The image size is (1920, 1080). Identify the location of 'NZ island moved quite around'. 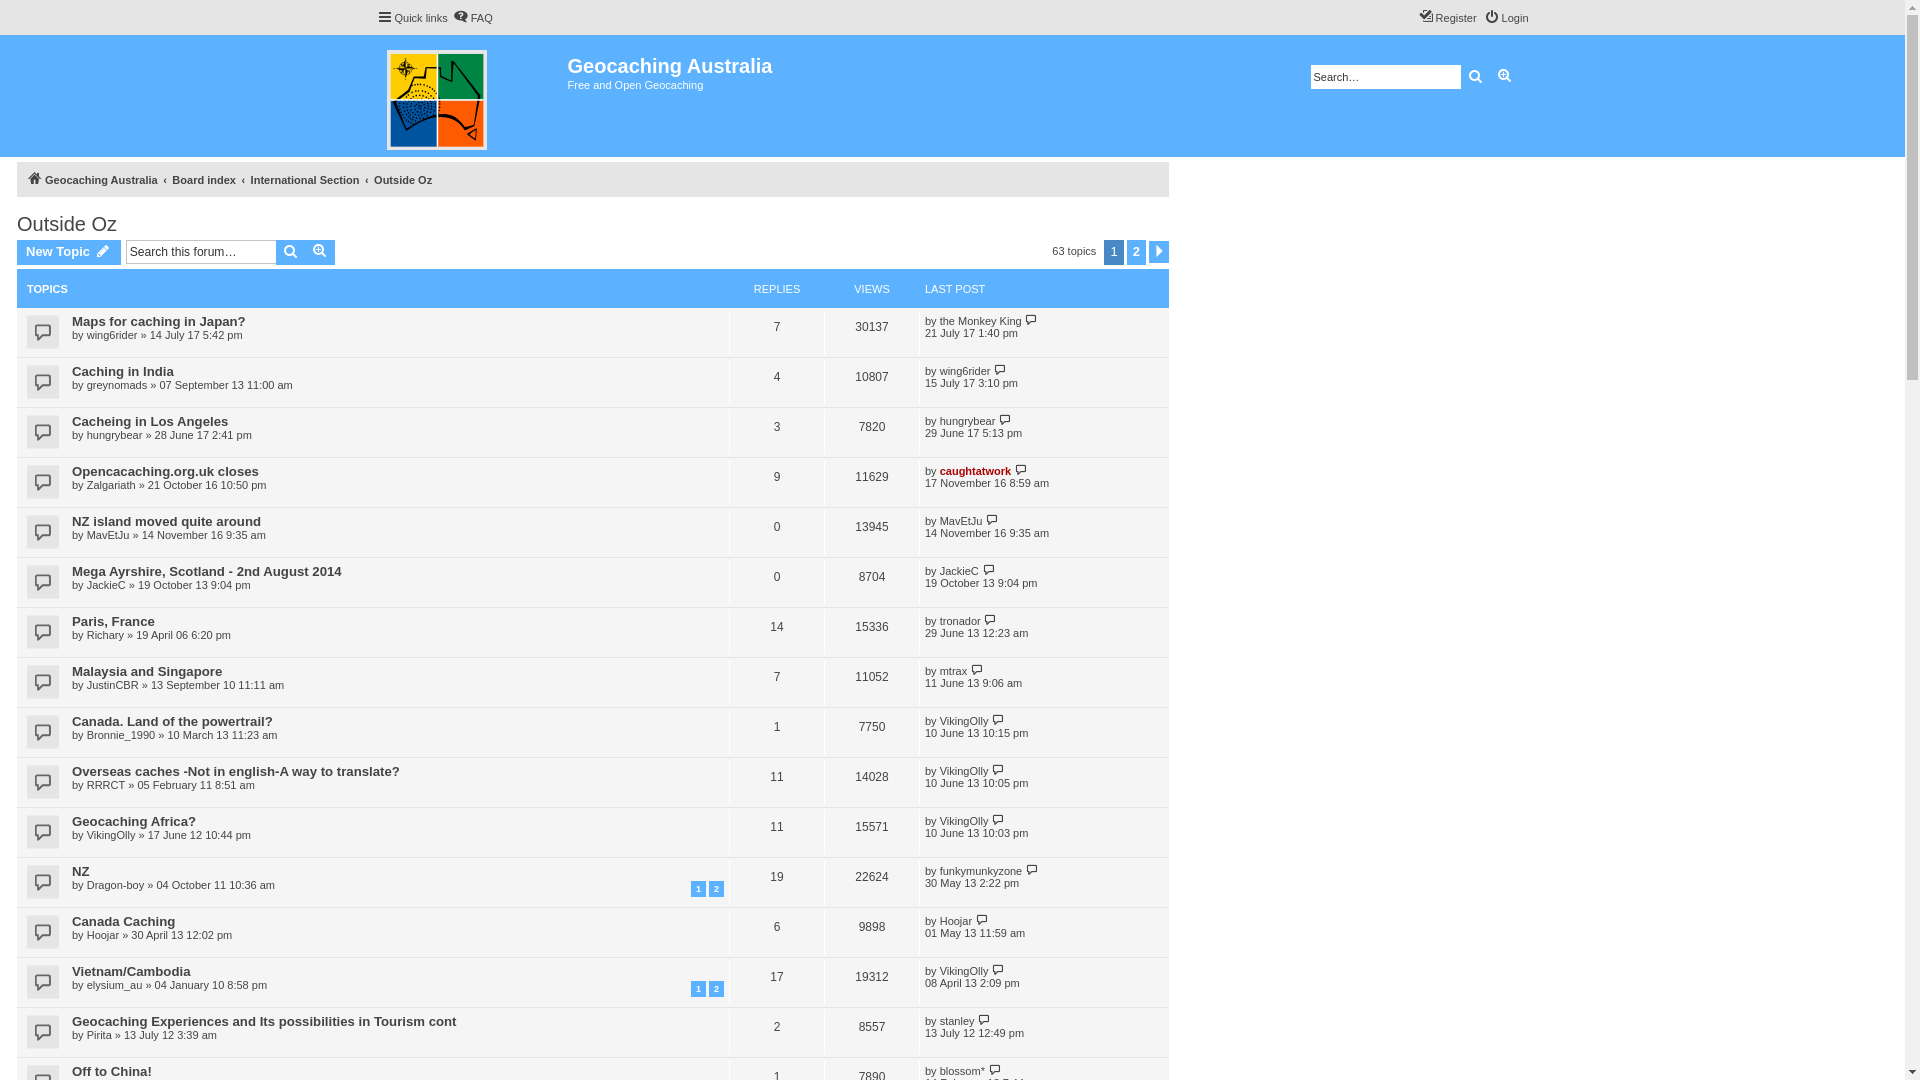
(166, 520).